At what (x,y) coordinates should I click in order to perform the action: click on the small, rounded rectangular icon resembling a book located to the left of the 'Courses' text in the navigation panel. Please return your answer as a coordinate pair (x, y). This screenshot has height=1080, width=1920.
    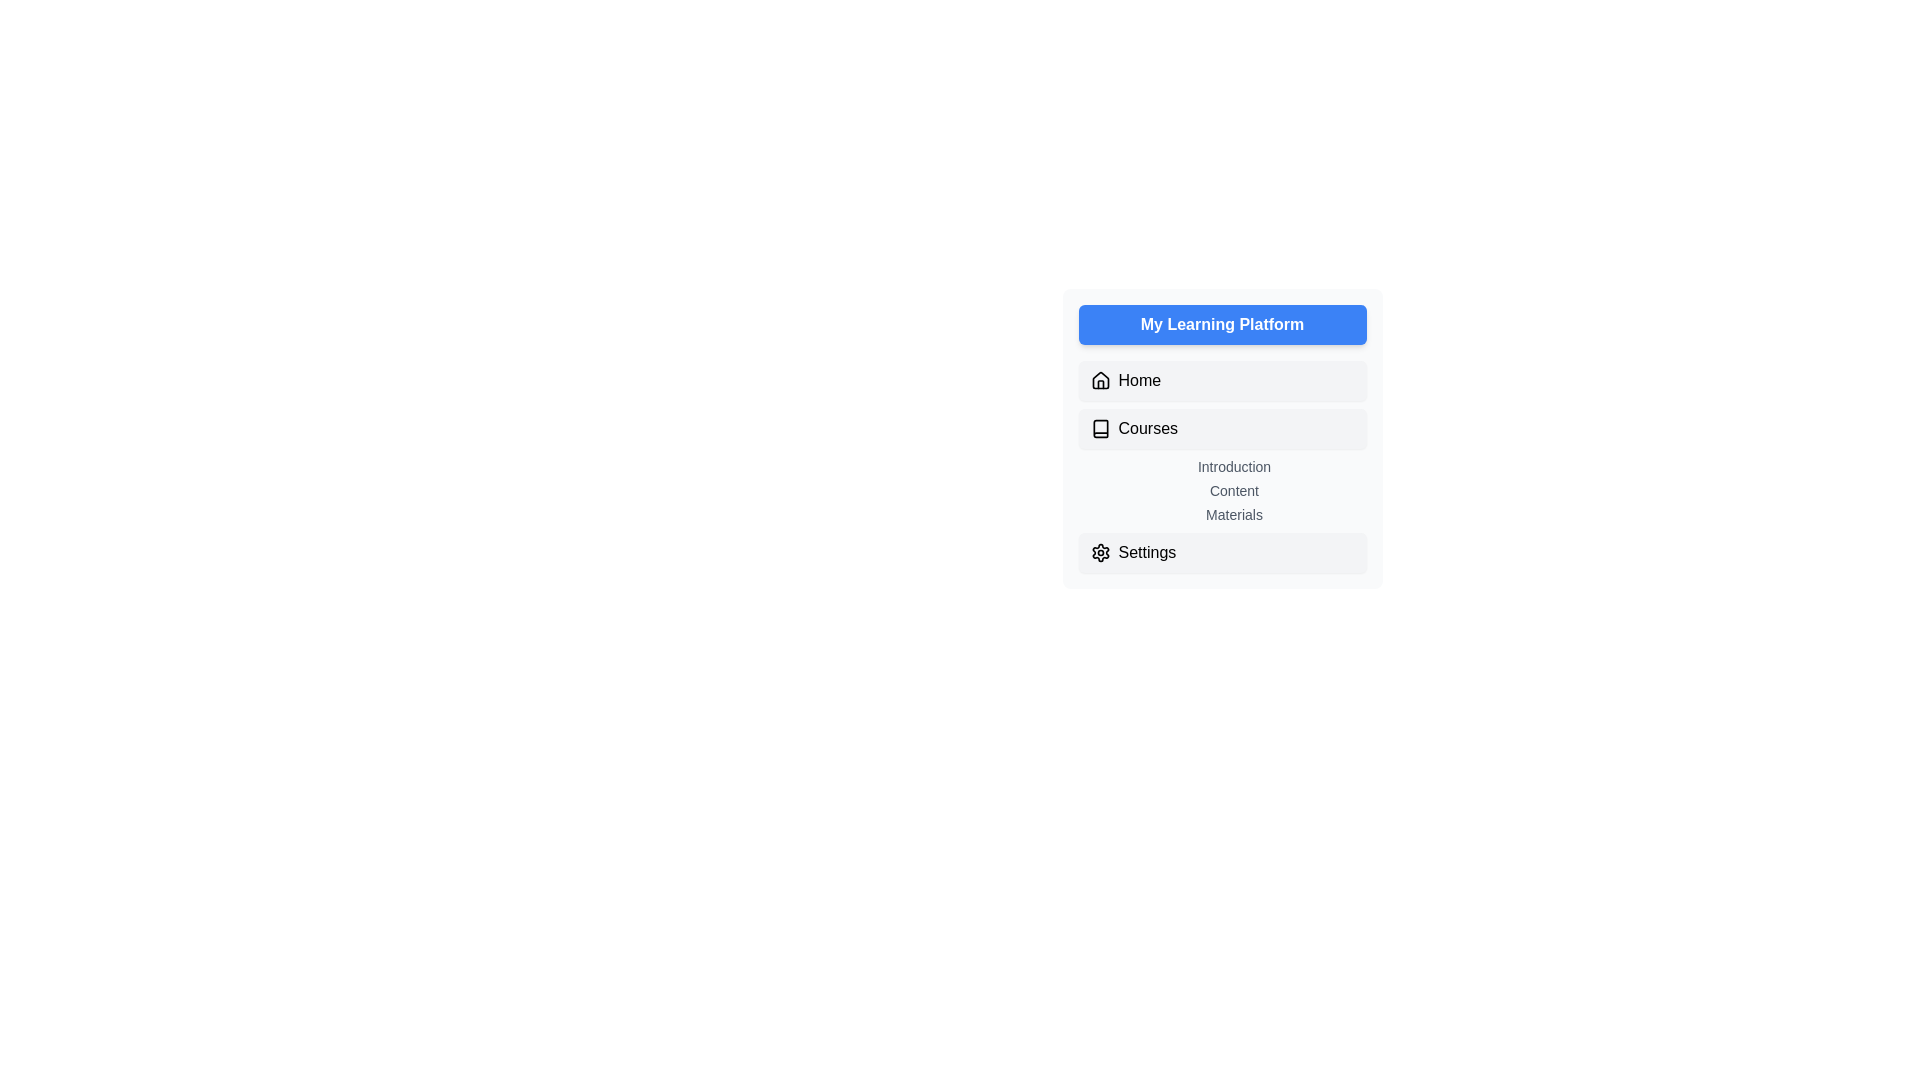
    Looking at the image, I should click on (1099, 427).